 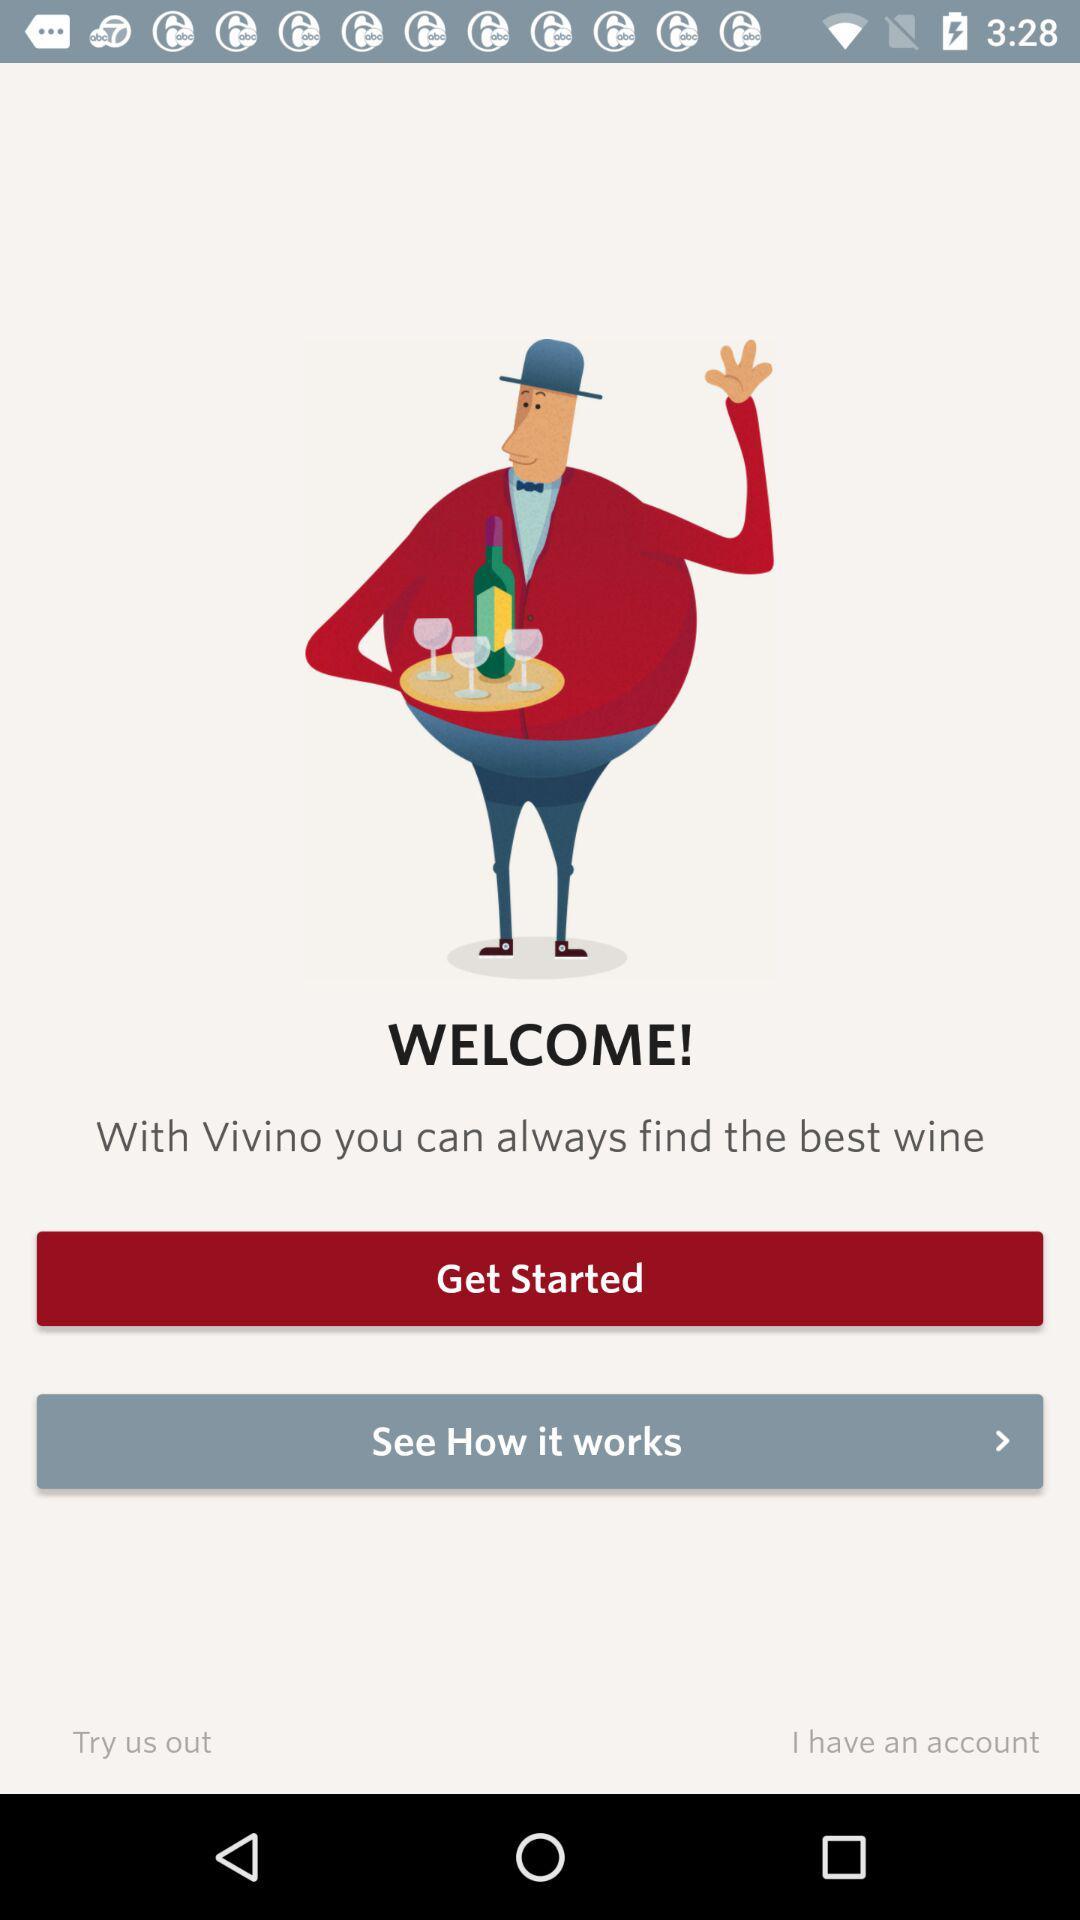 I want to click on the item next to the i have an item, so click(x=140, y=1740).